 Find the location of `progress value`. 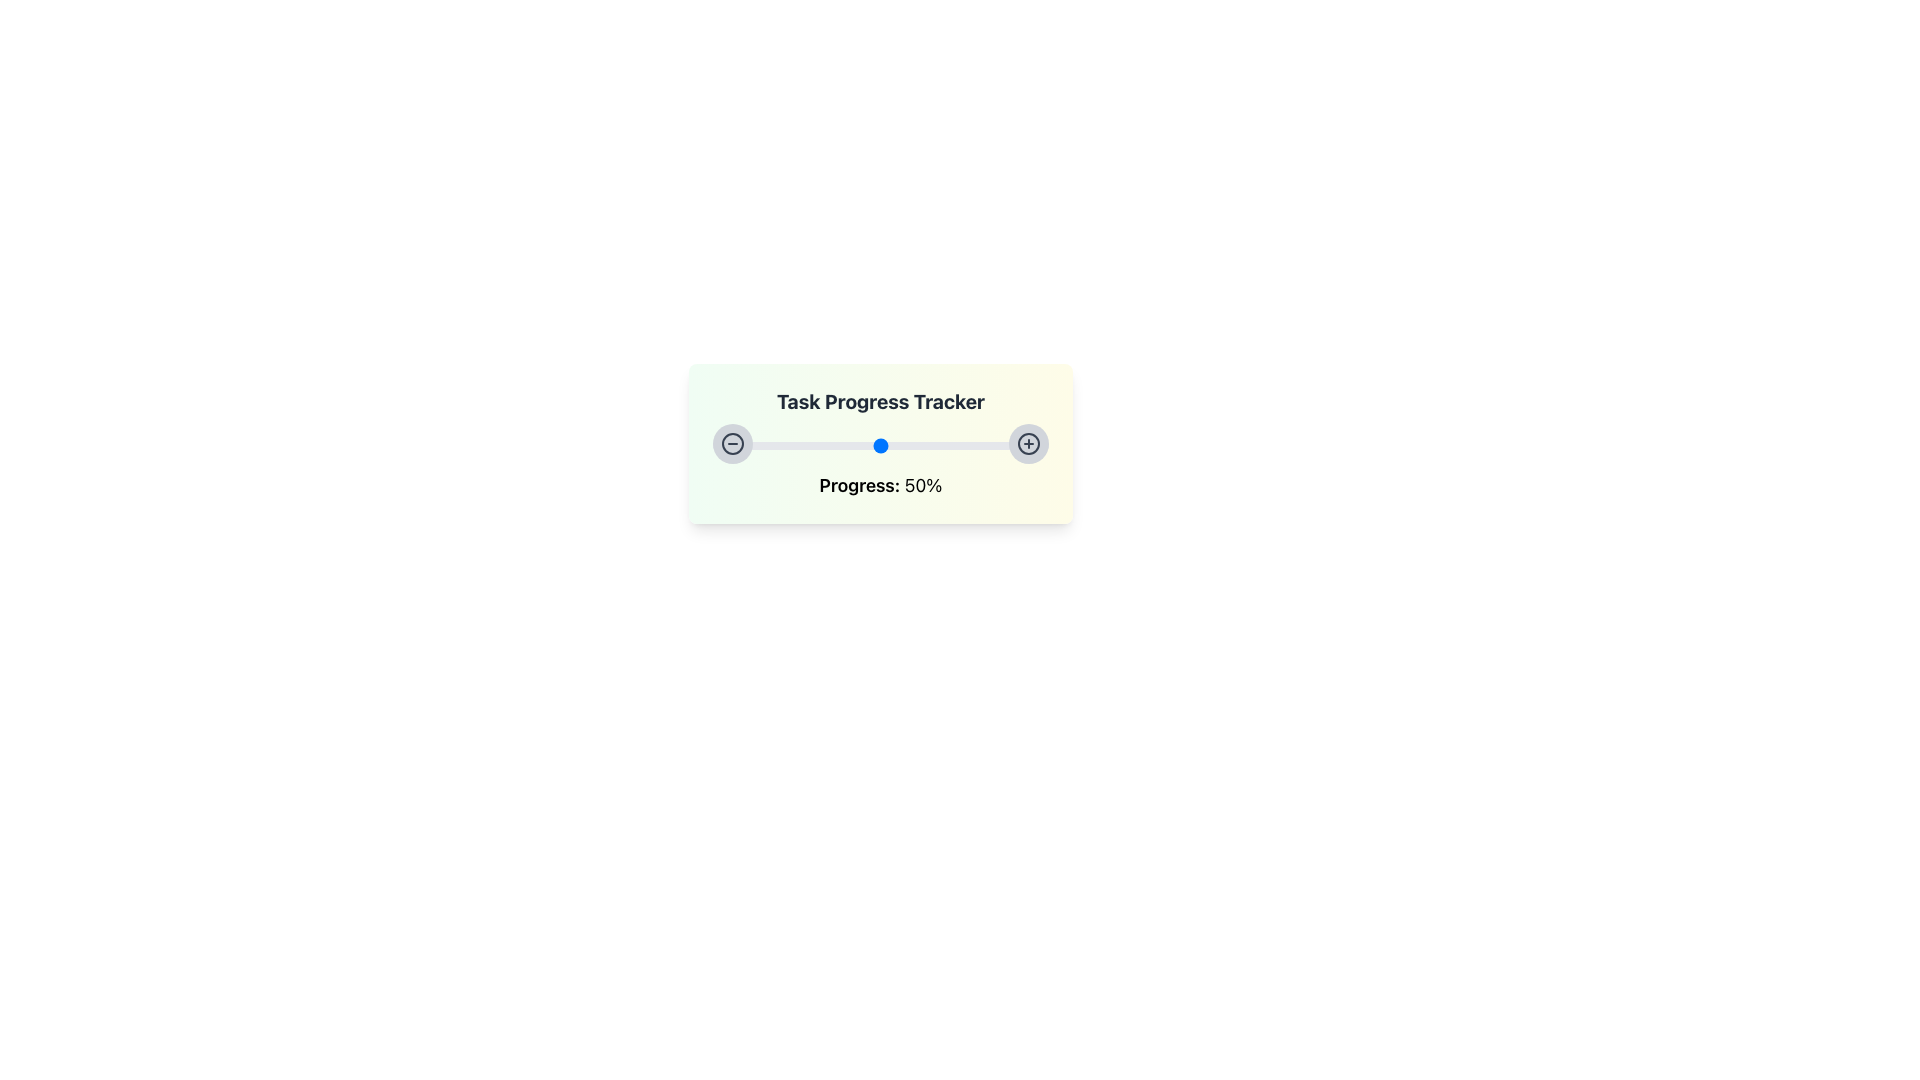

progress value is located at coordinates (792, 442).